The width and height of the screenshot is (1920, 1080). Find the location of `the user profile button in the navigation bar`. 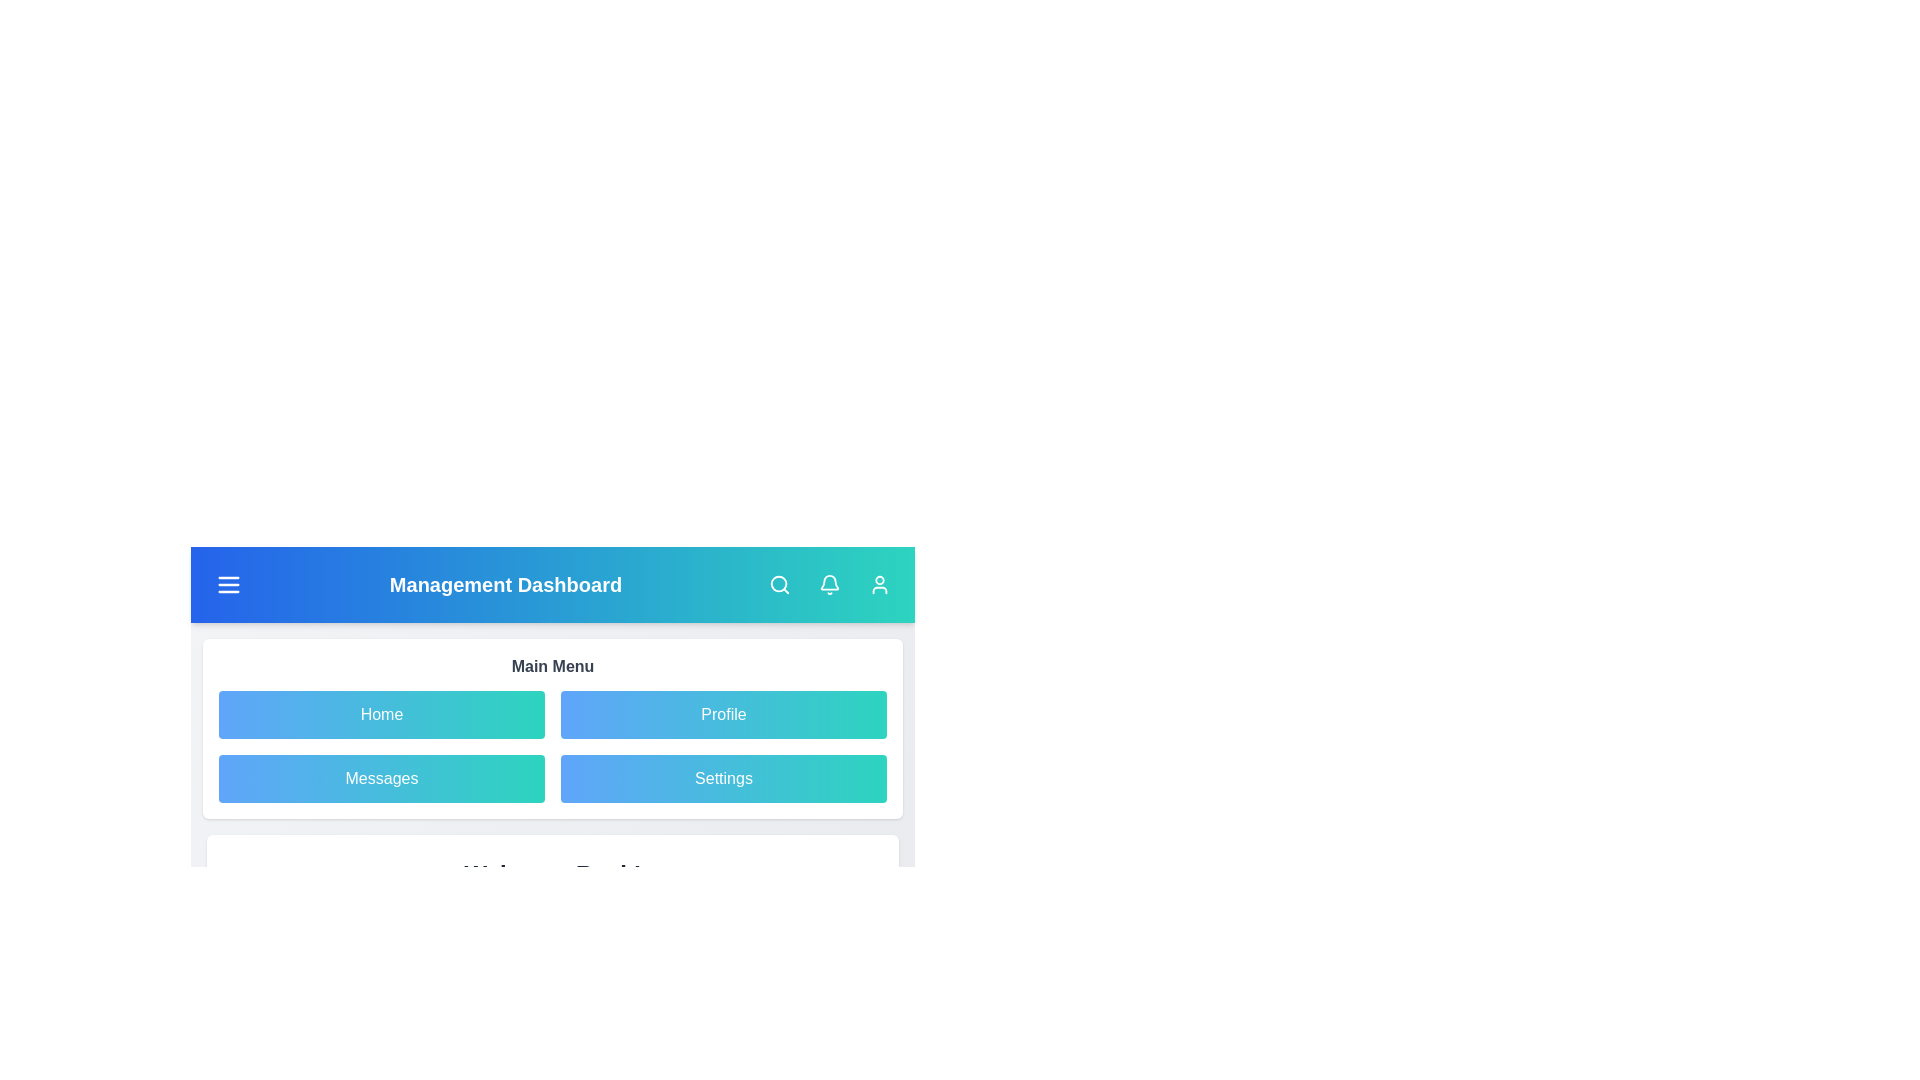

the user profile button in the navigation bar is located at coordinates (879, 585).